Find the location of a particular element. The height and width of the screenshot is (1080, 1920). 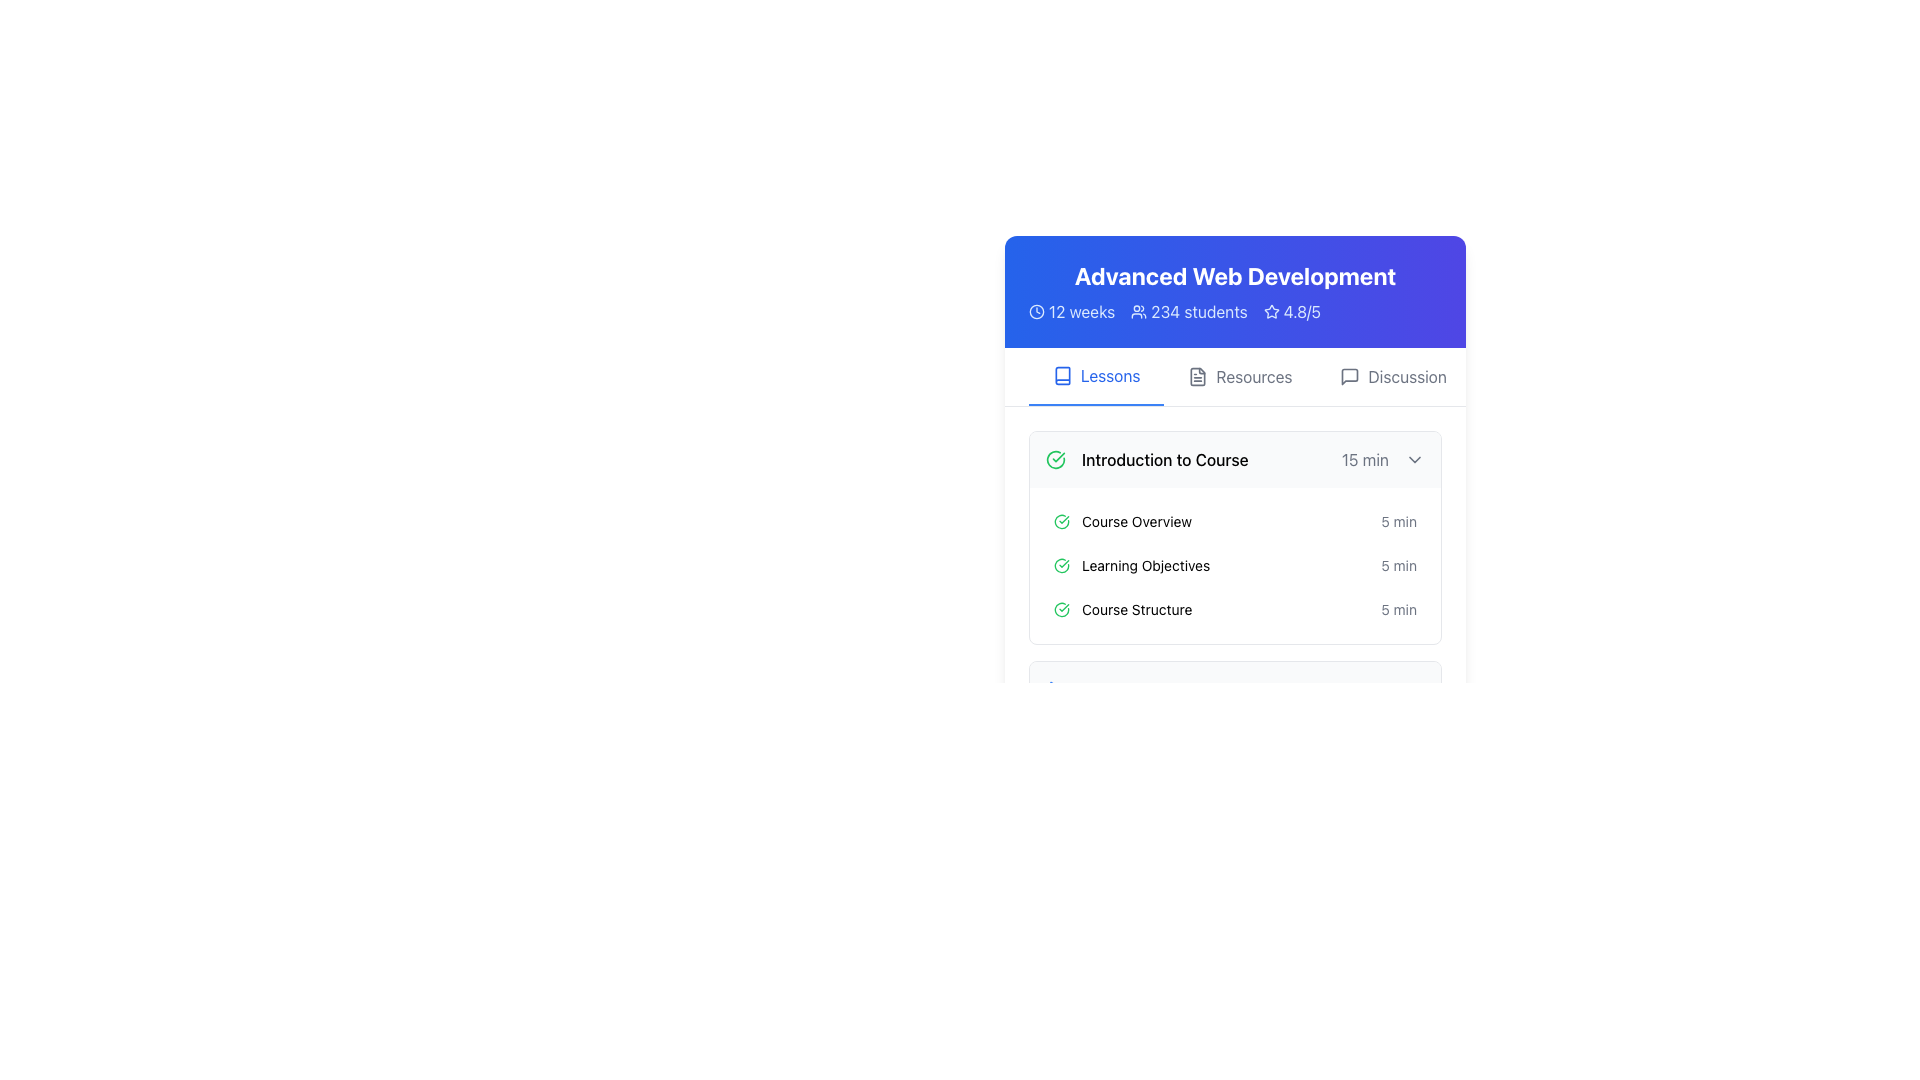

the second list item titled 'Learning Objectives' in the course section is located at coordinates (1234, 566).